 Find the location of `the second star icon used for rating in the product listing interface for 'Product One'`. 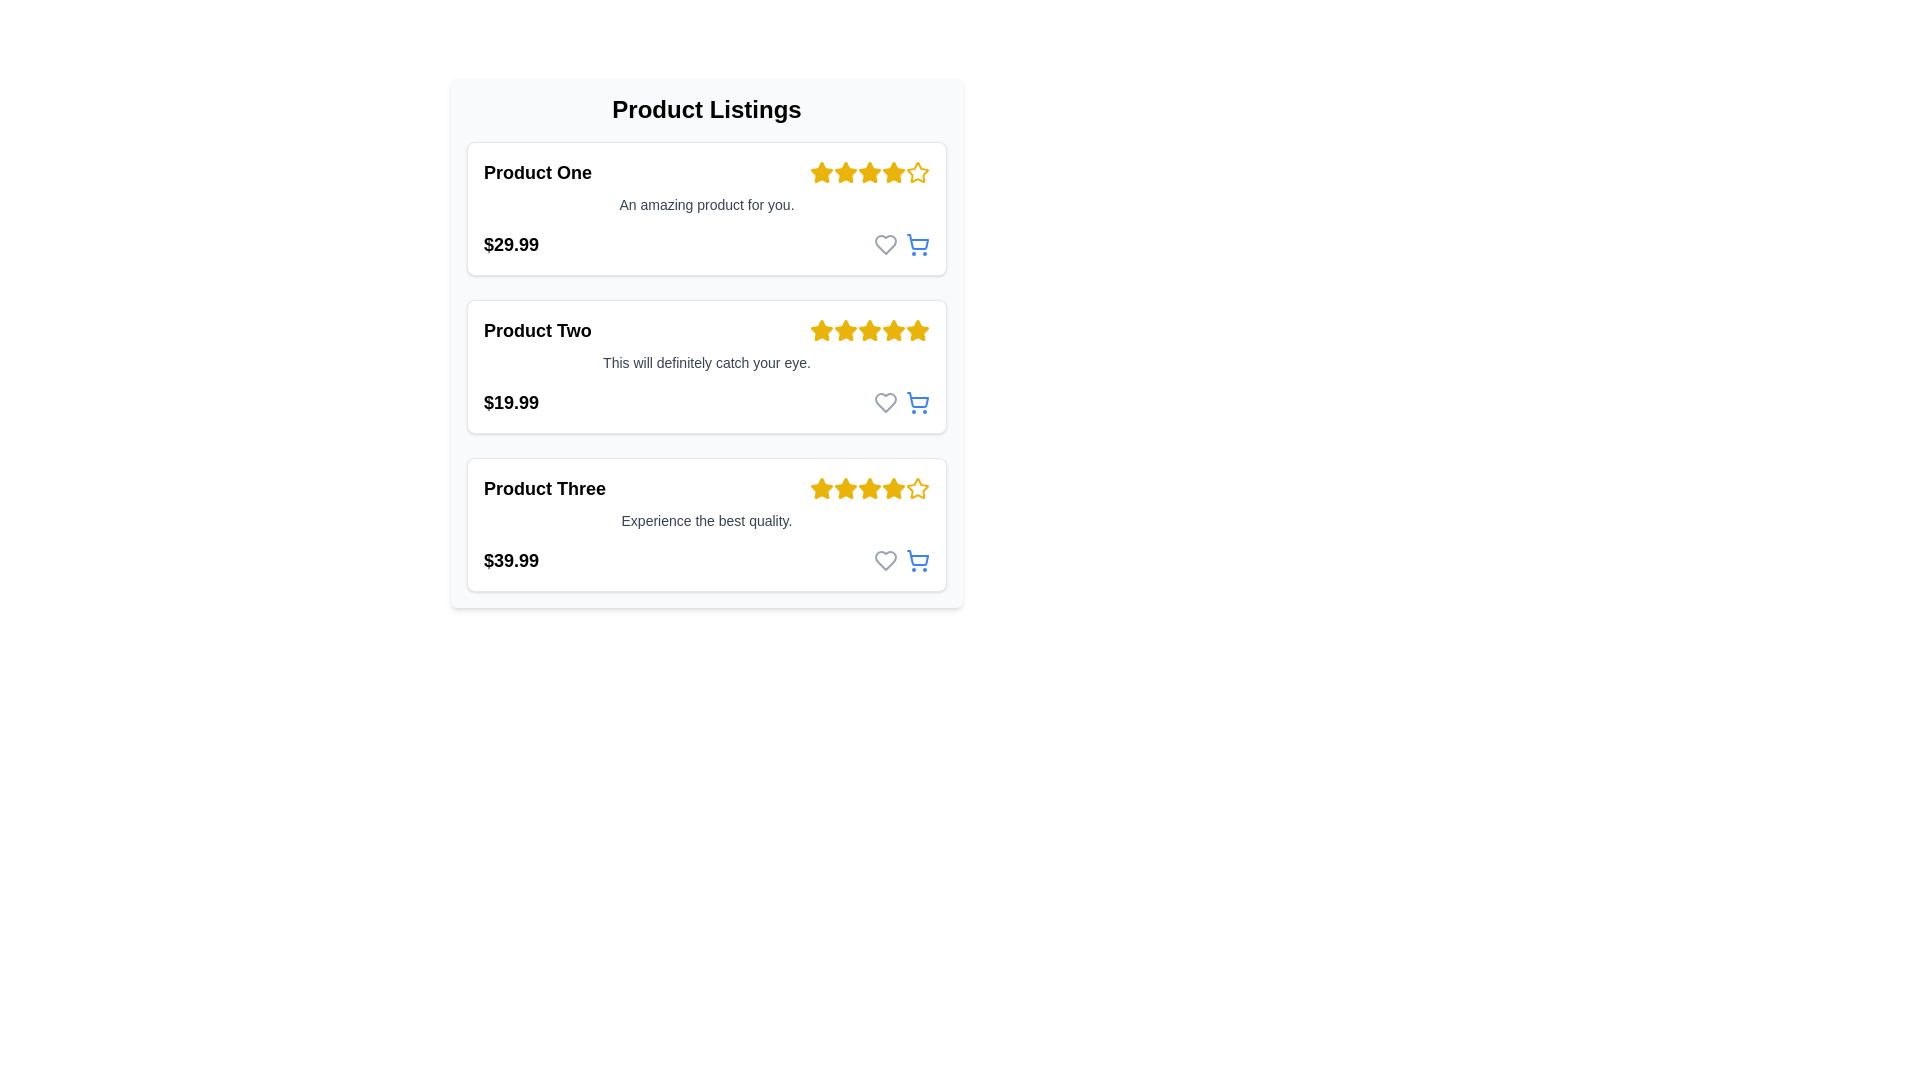

the second star icon used for rating in the product listing interface for 'Product One' is located at coordinates (845, 171).